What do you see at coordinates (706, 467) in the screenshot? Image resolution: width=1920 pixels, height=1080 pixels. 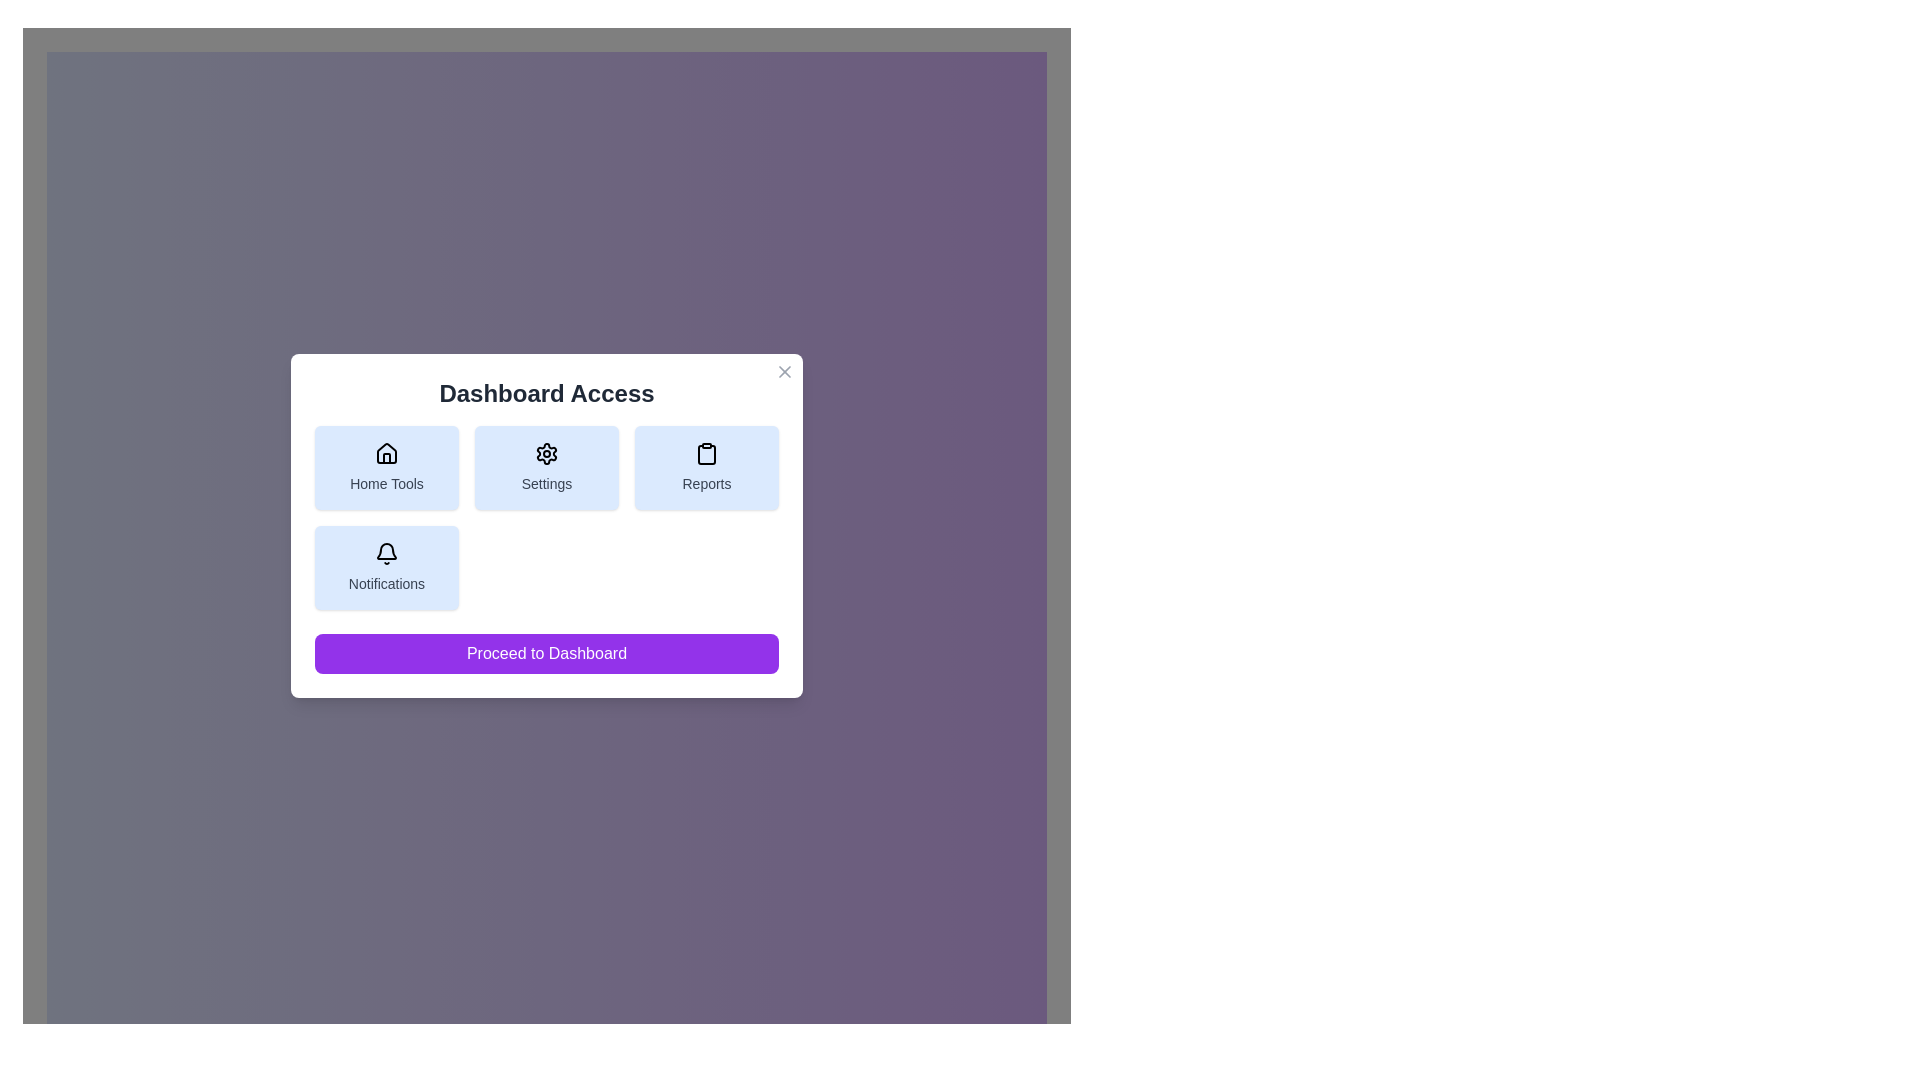 I see `the light blue 'Reports' button with a clipboard icon located in the third column of the grid layout on the 'Dashboard Access' card` at bounding box center [706, 467].